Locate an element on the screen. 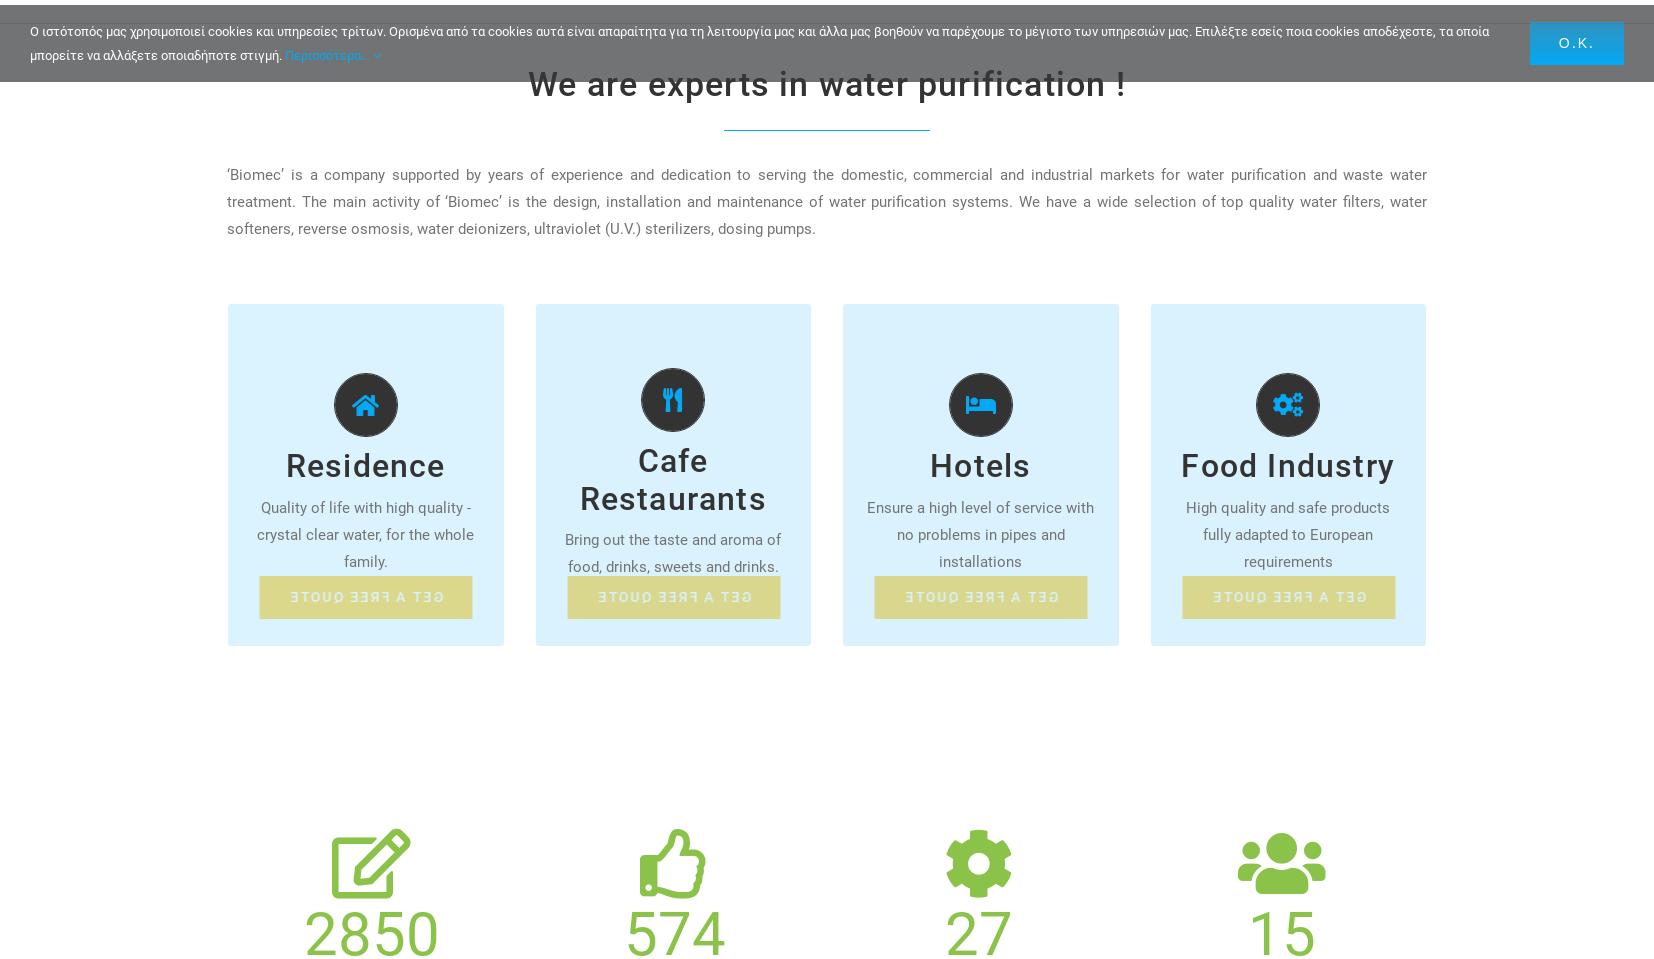  'ALL THE SOLUTIONS FOR RESIDENCES' is located at coordinates (364, 353).